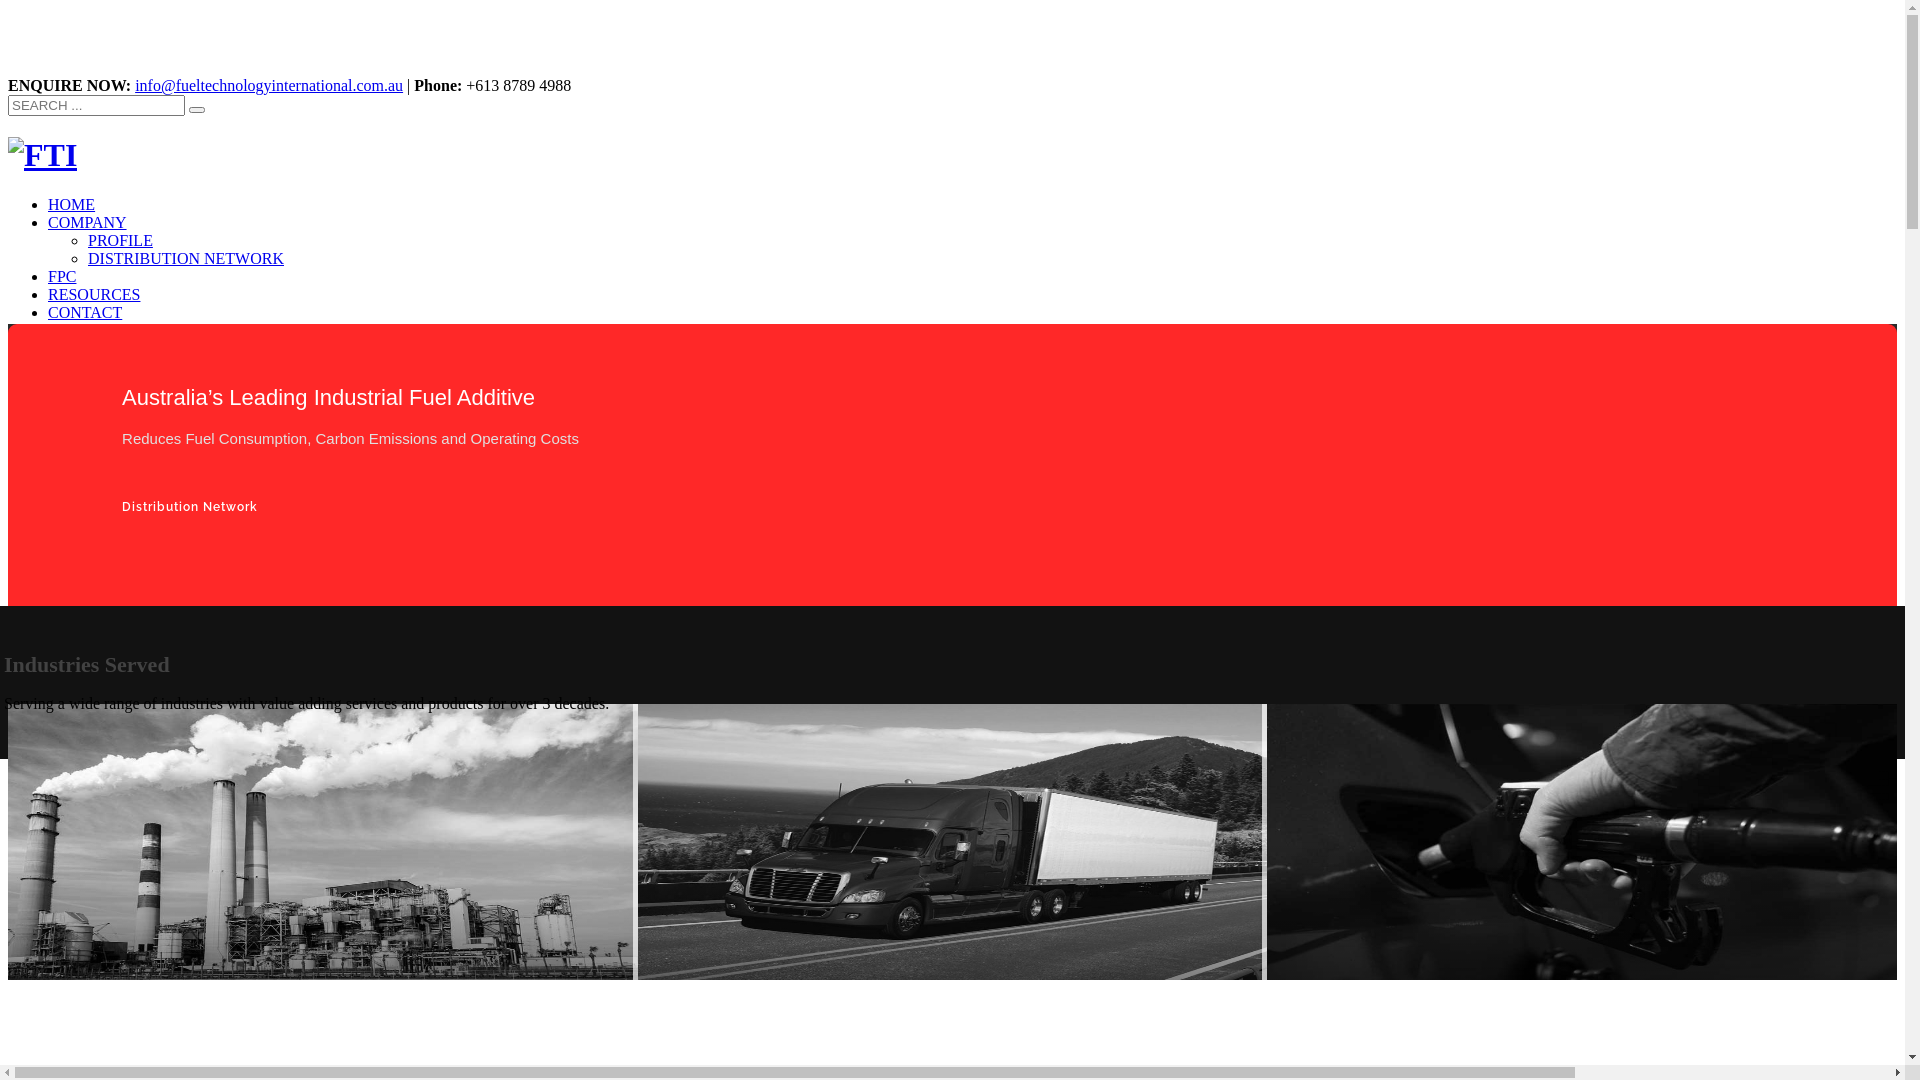  What do you see at coordinates (190, 504) in the screenshot?
I see `'Distribution Network'` at bounding box center [190, 504].